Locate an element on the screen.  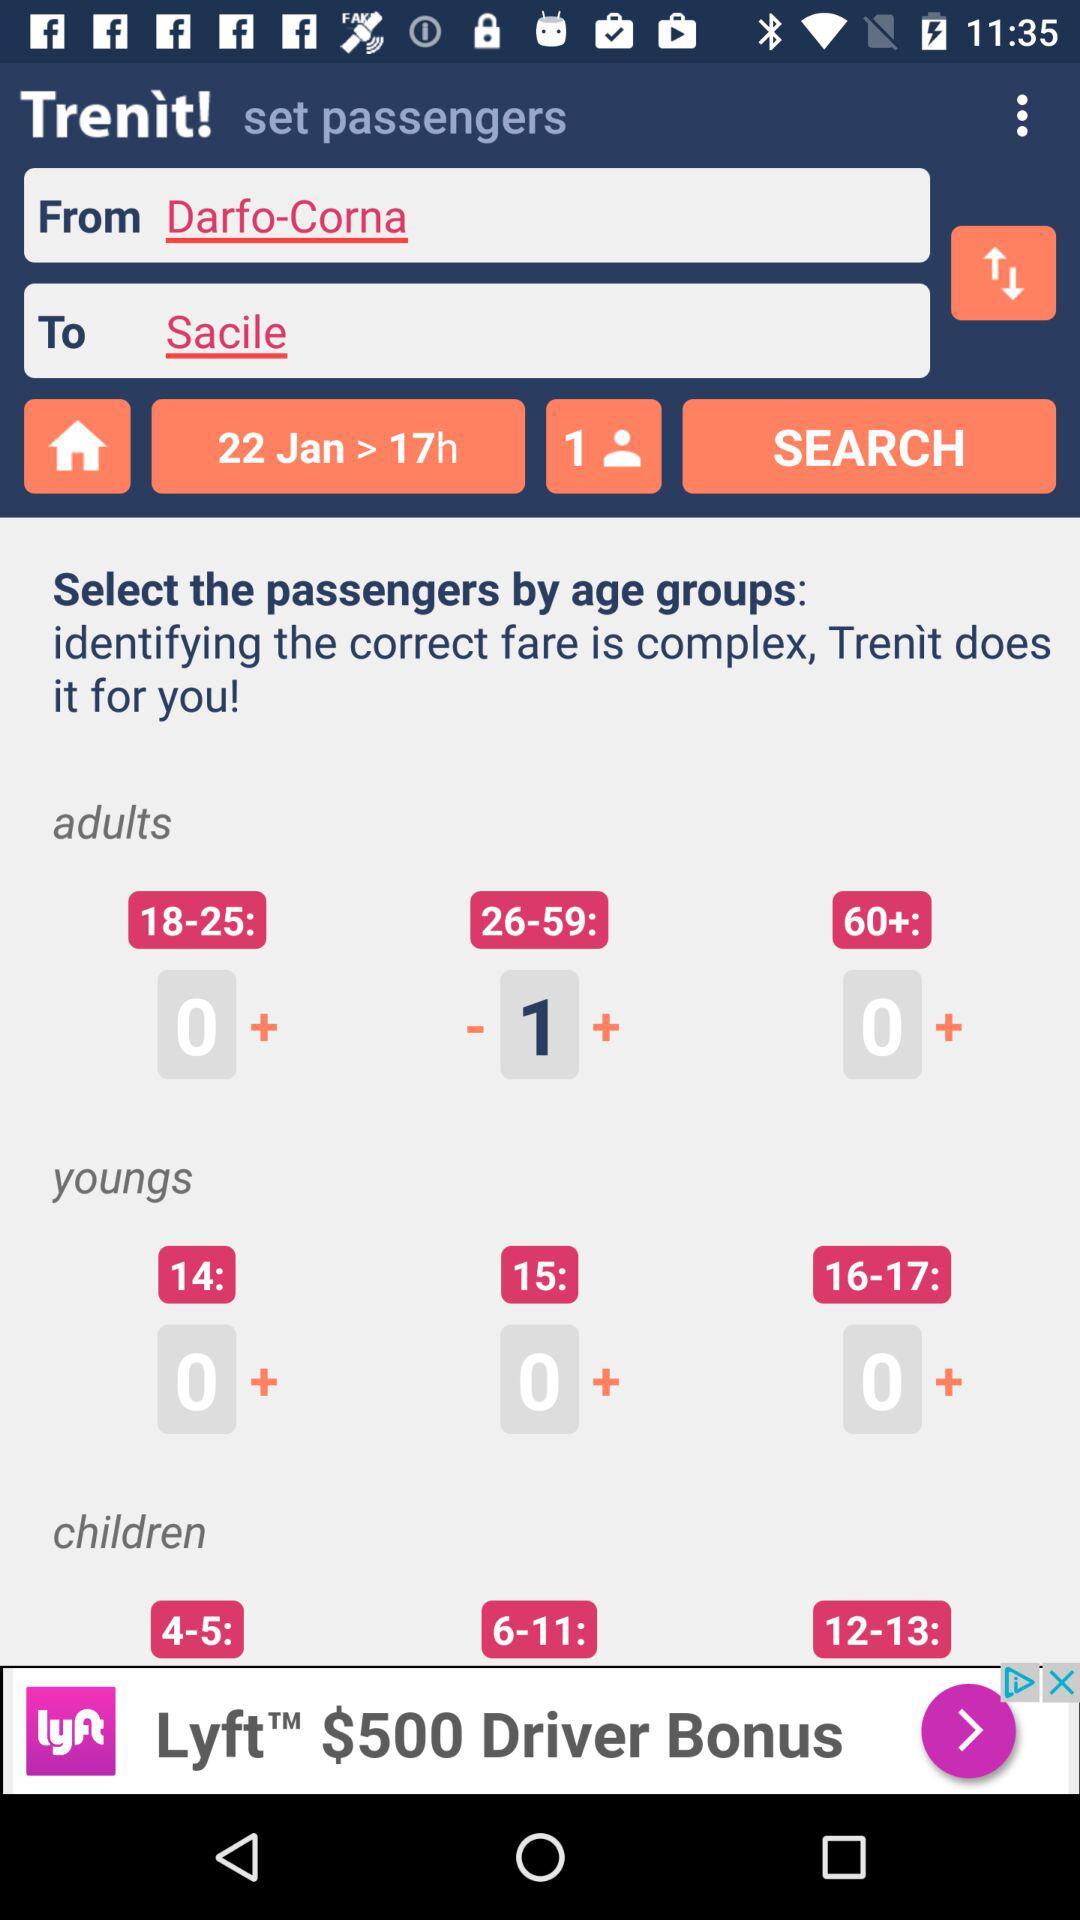
from field is located at coordinates (535, 215).